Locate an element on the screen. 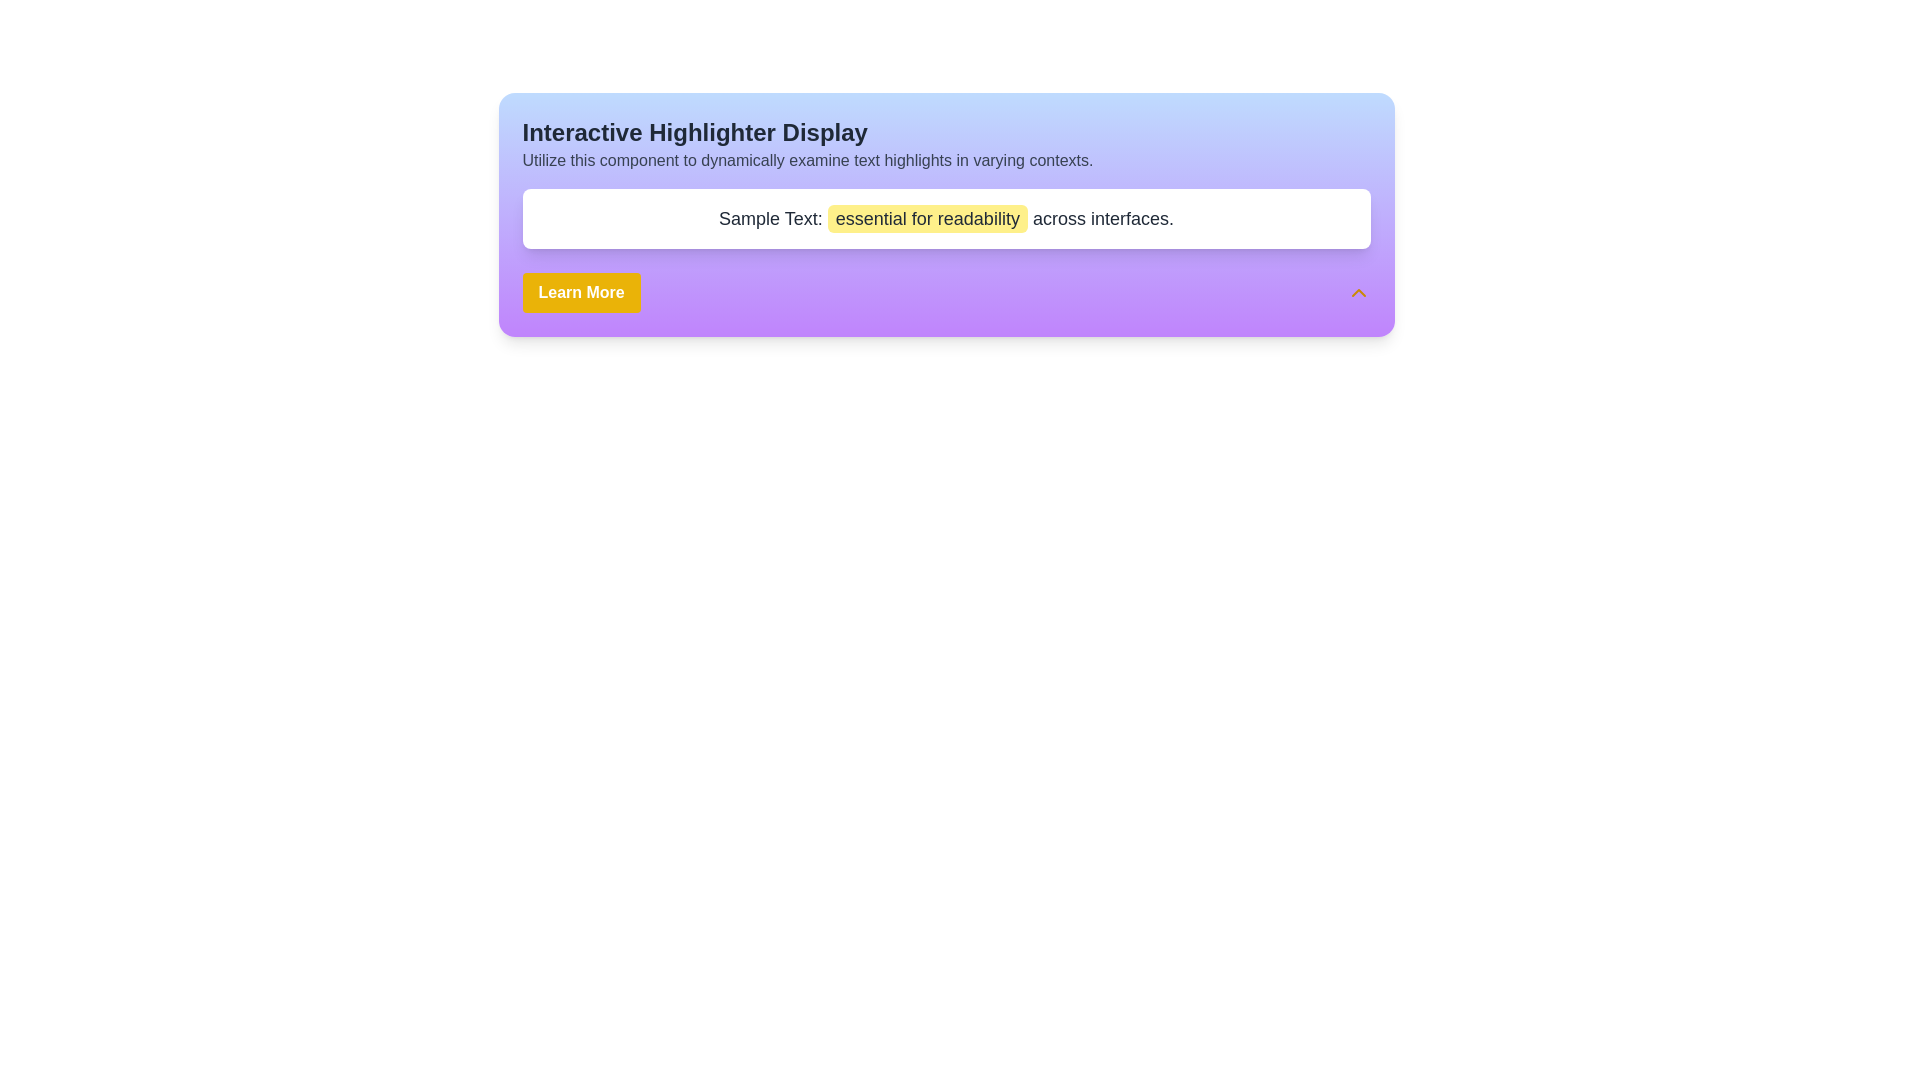 The image size is (1920, 1080). the text element that reads 'Utilize this component to dynamically examine text highlights in varying contexts', located within a blue header area, below the title 'Interactive Highlighter Display' is located at coordinates (945, 160).